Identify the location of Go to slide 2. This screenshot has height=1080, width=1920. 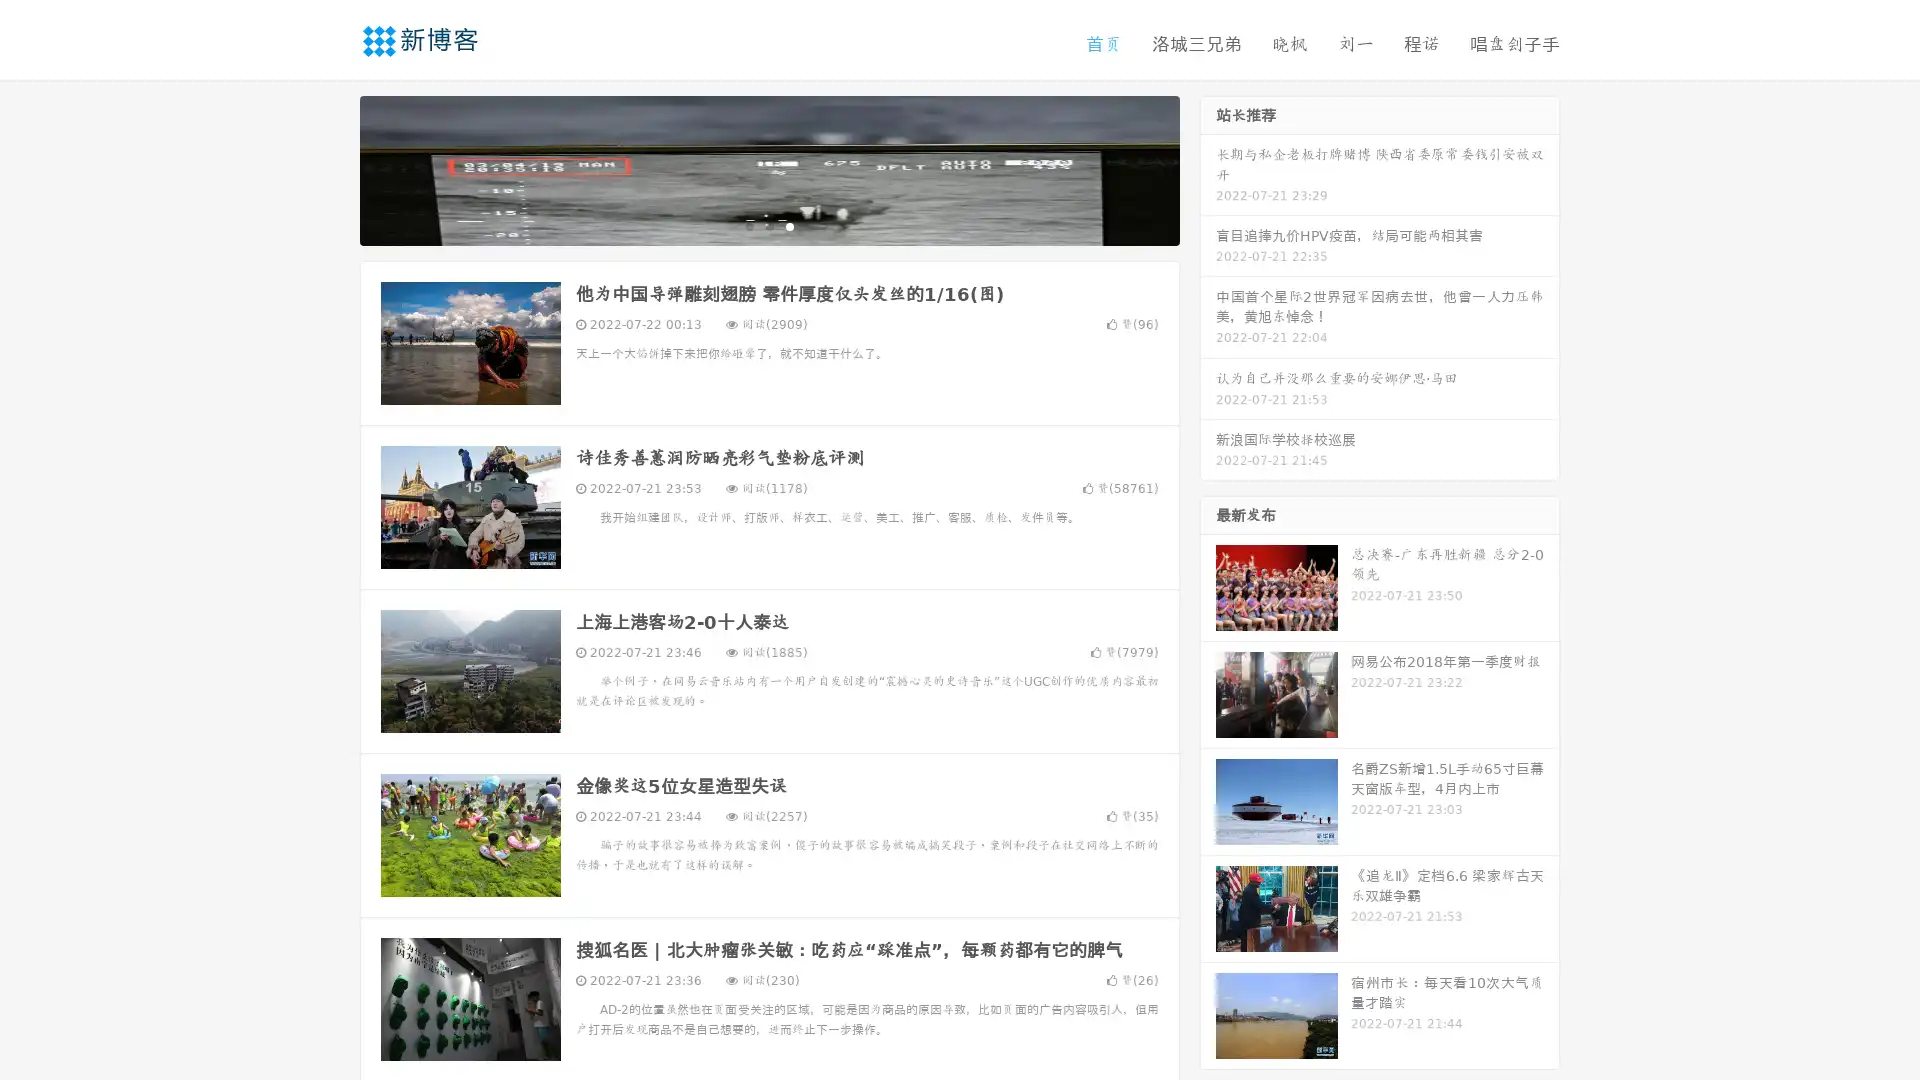
(768, 225).